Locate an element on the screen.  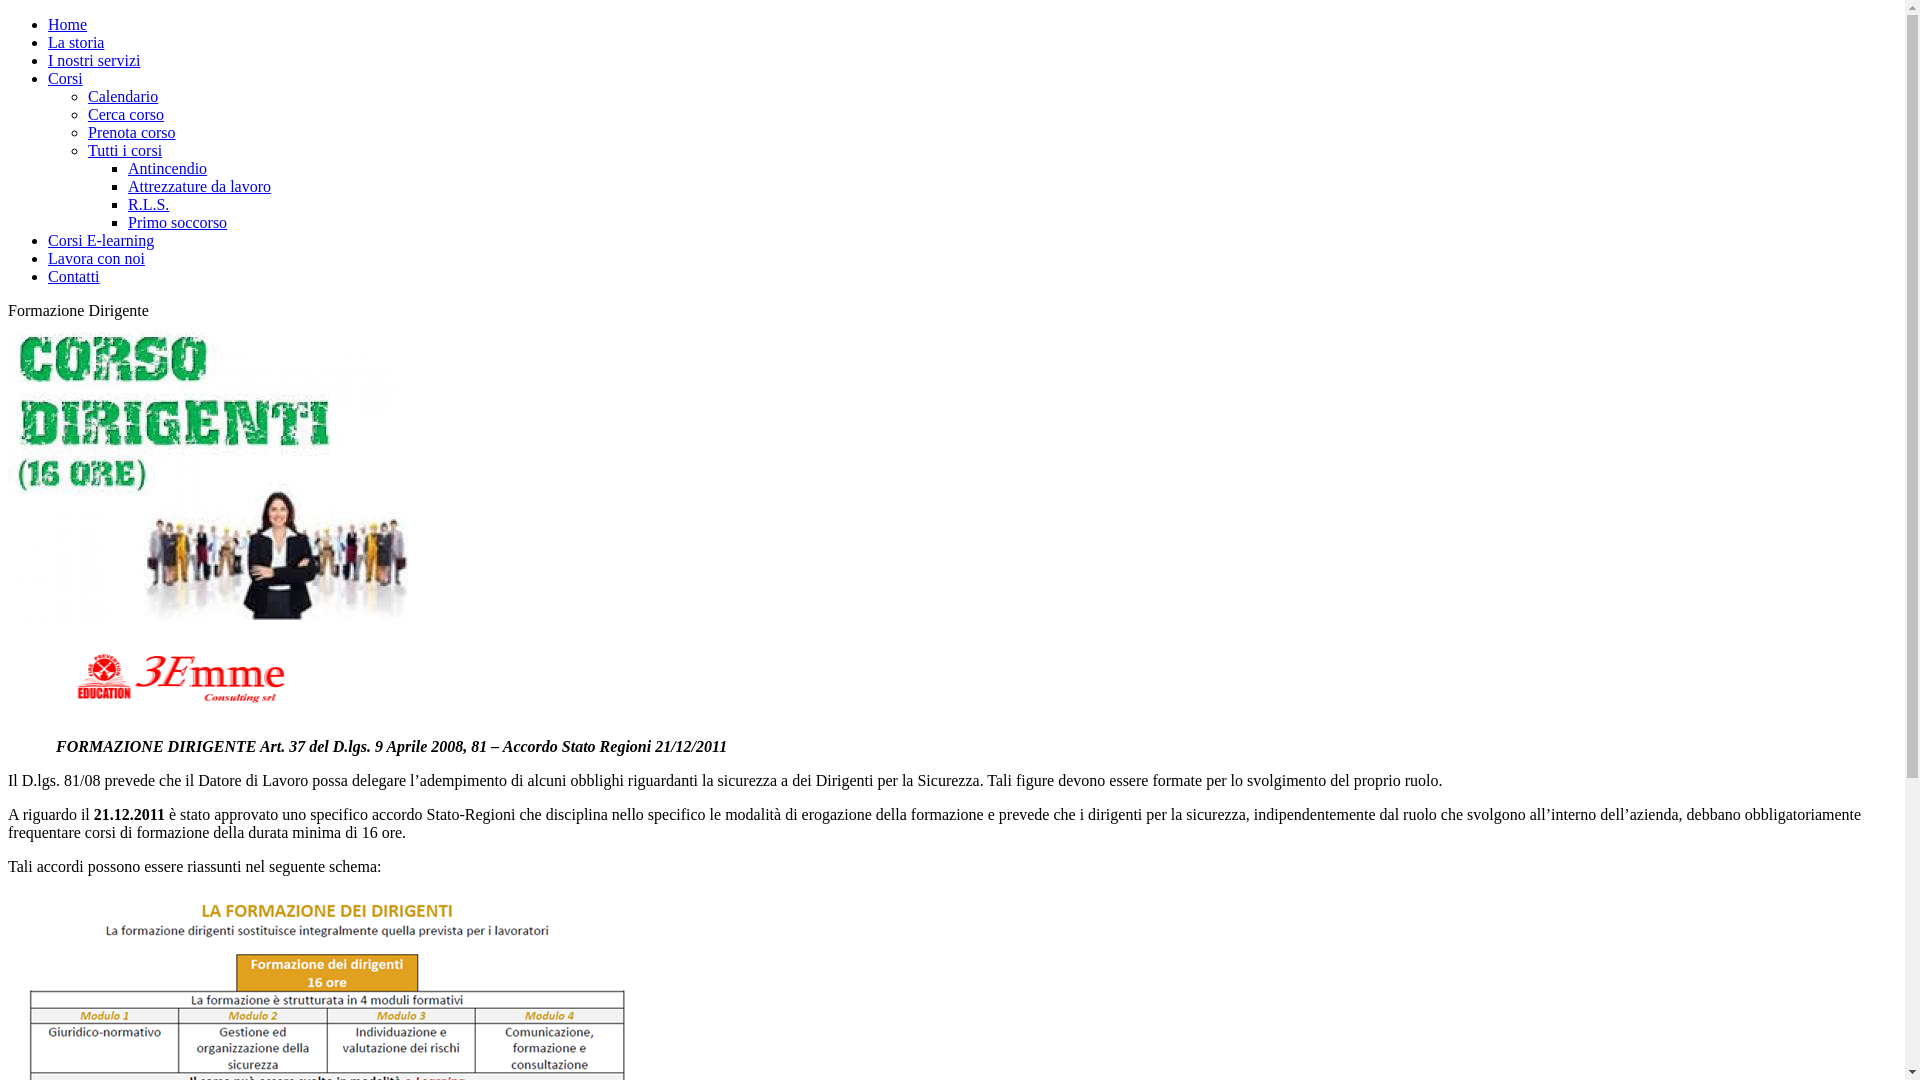
'R.L.S.' is located at coordinates (147, 204).